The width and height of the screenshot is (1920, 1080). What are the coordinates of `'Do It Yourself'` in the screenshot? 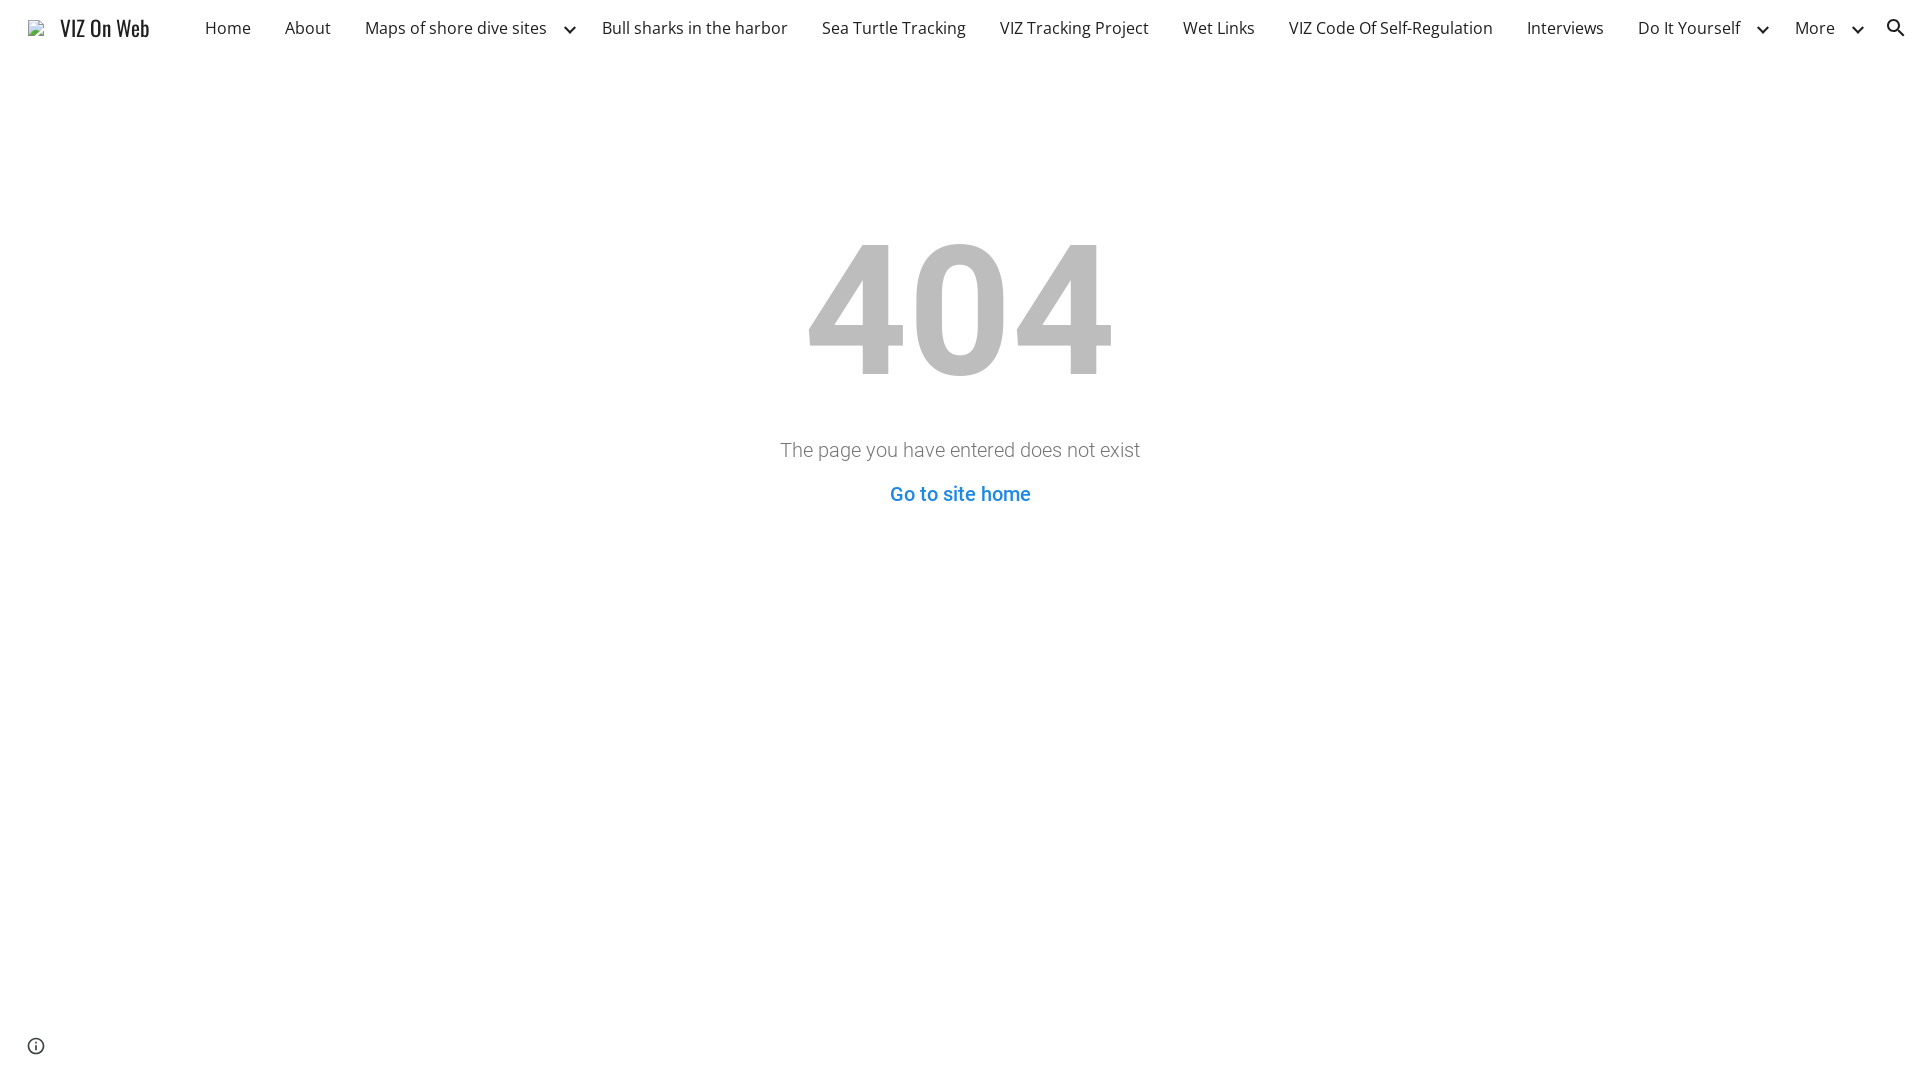 It's located at (1688, 27).